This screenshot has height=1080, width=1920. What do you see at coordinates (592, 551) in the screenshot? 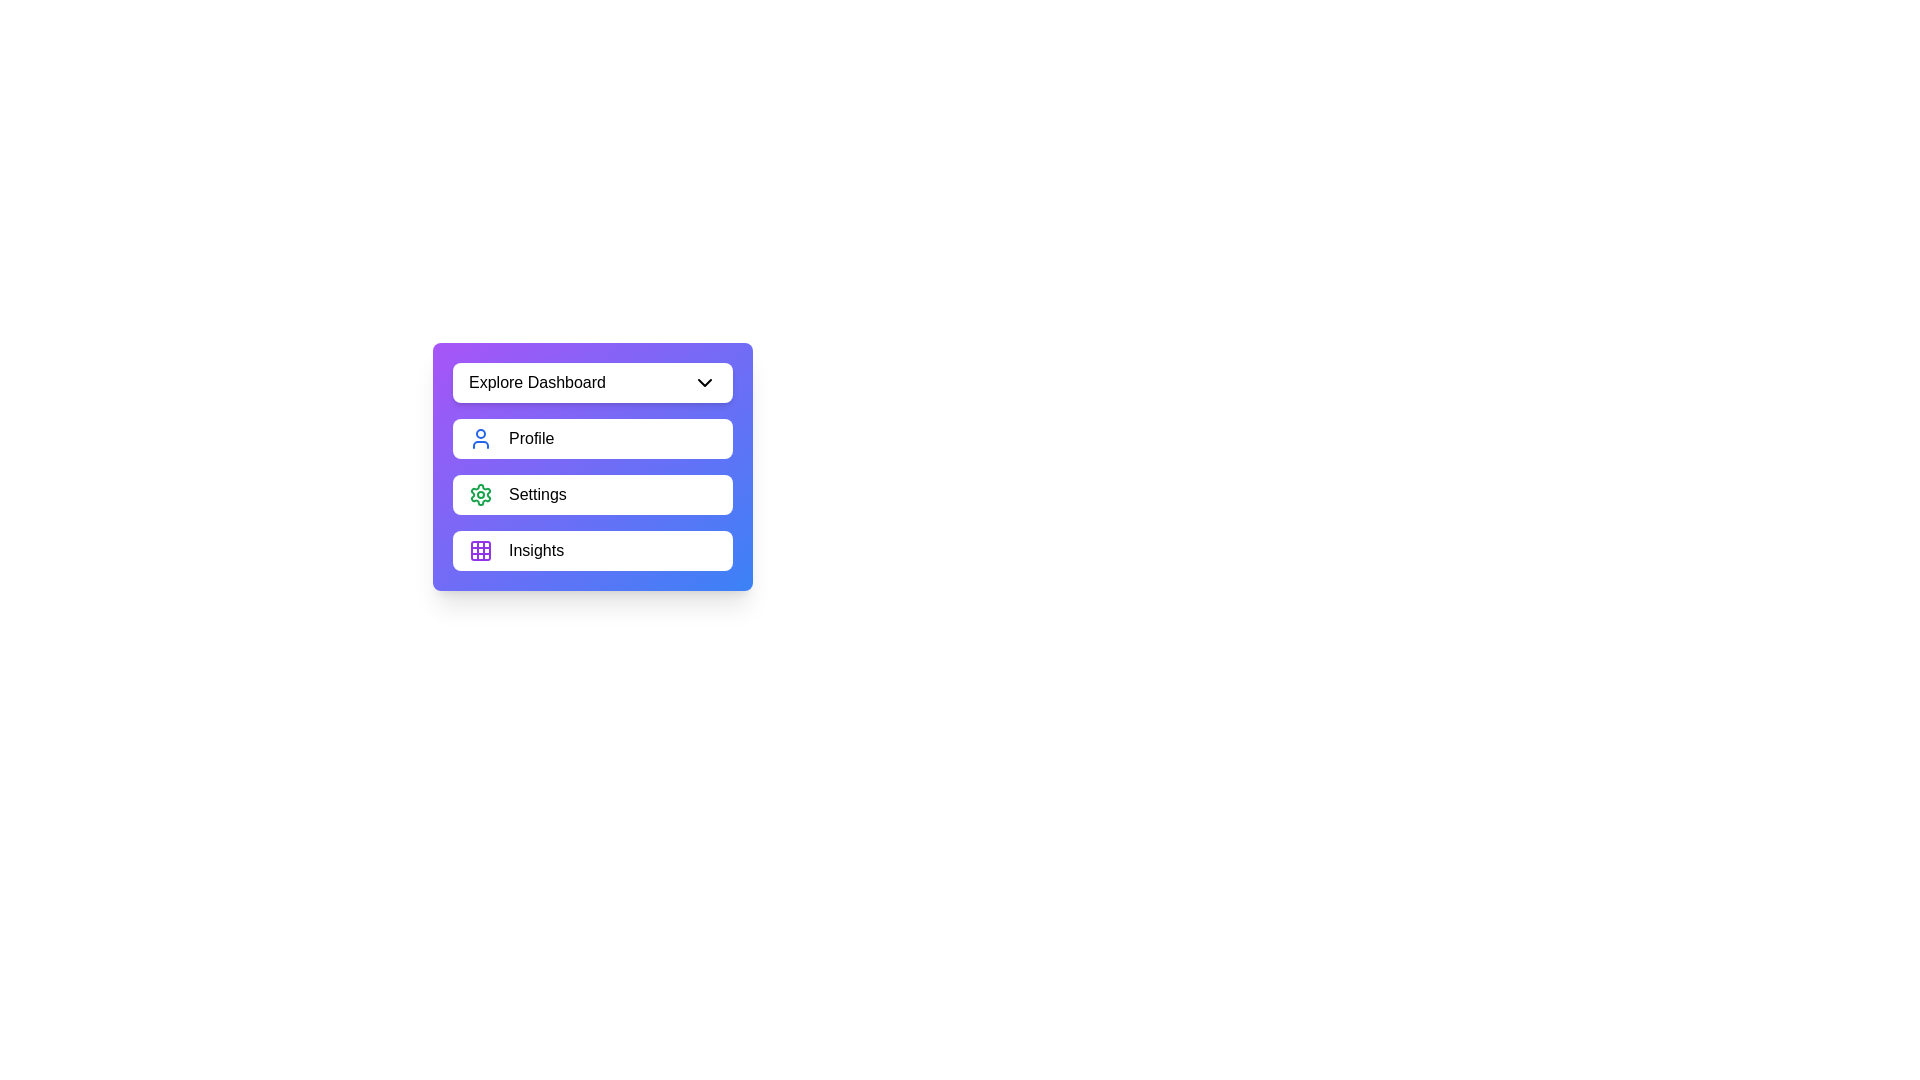
I see `the menu item Insights` at bounding box center [592, 551].